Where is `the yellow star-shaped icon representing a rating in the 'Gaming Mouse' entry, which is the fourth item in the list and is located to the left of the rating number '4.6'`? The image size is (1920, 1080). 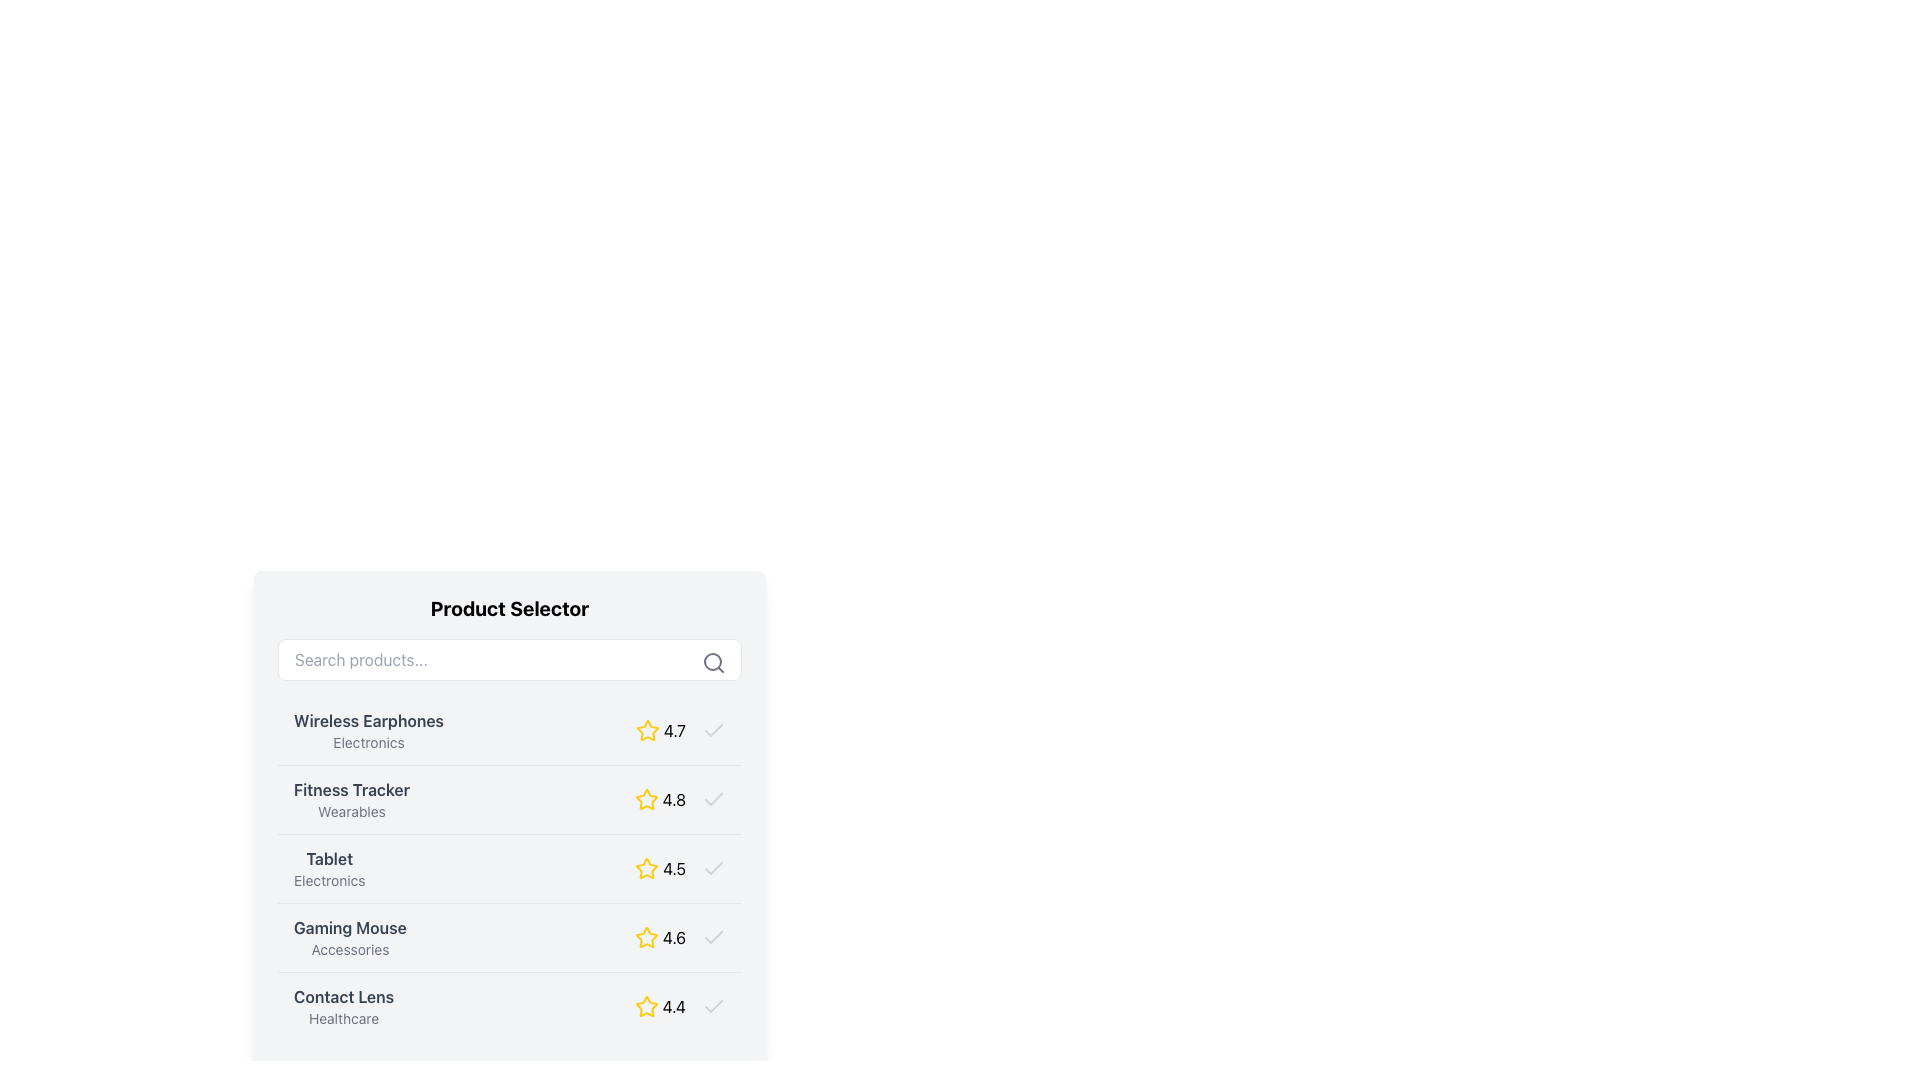 the yellow star-shaped icon representing a rating in the 'Gaming Mouse' entry, which is the fourth item in the list and is located to the left of the rating number '4.6' is located at coordinates (646, 937).